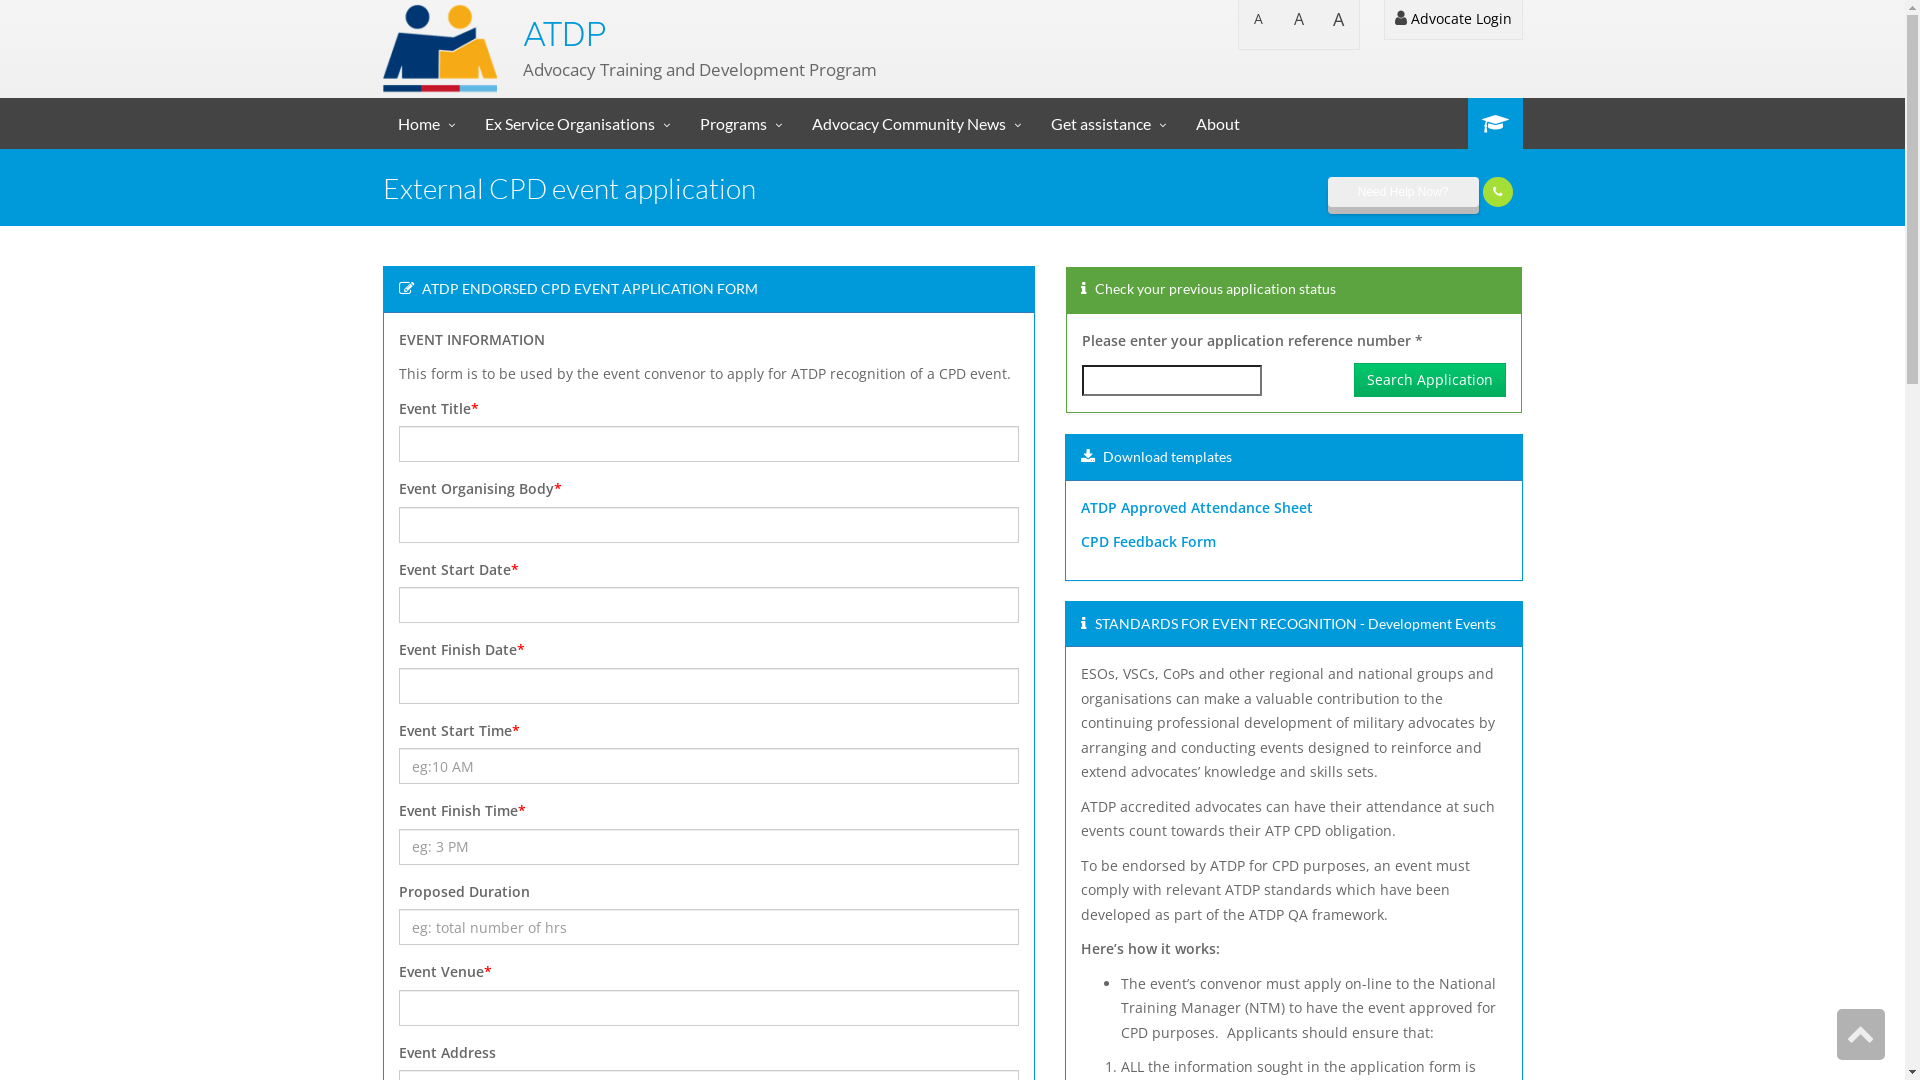 Image resolution: width=1920 pixels, height=1080 pixels. I want to click on 'A', so click(1318, 24).